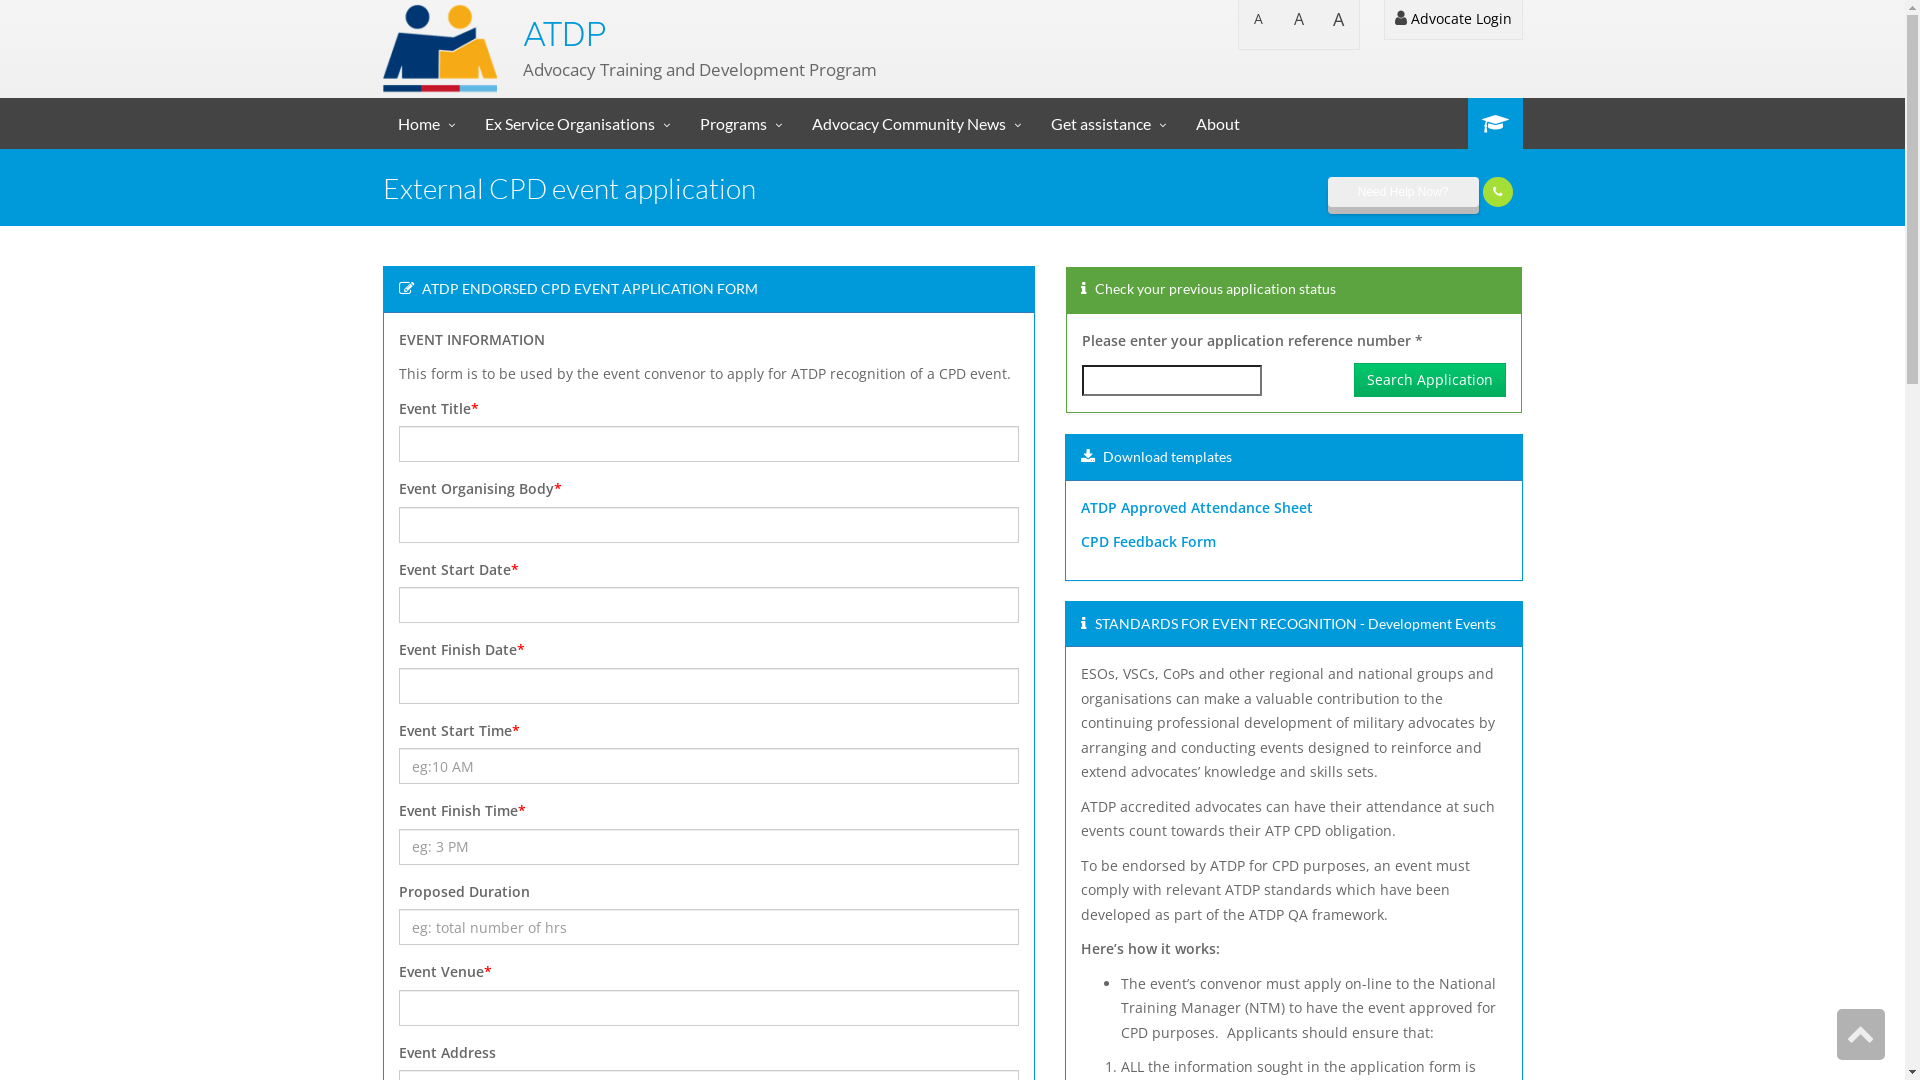 Image resolution: width=1920 pixels, height=1080 pixels. I want to click on 'A', so click(1318, 24).